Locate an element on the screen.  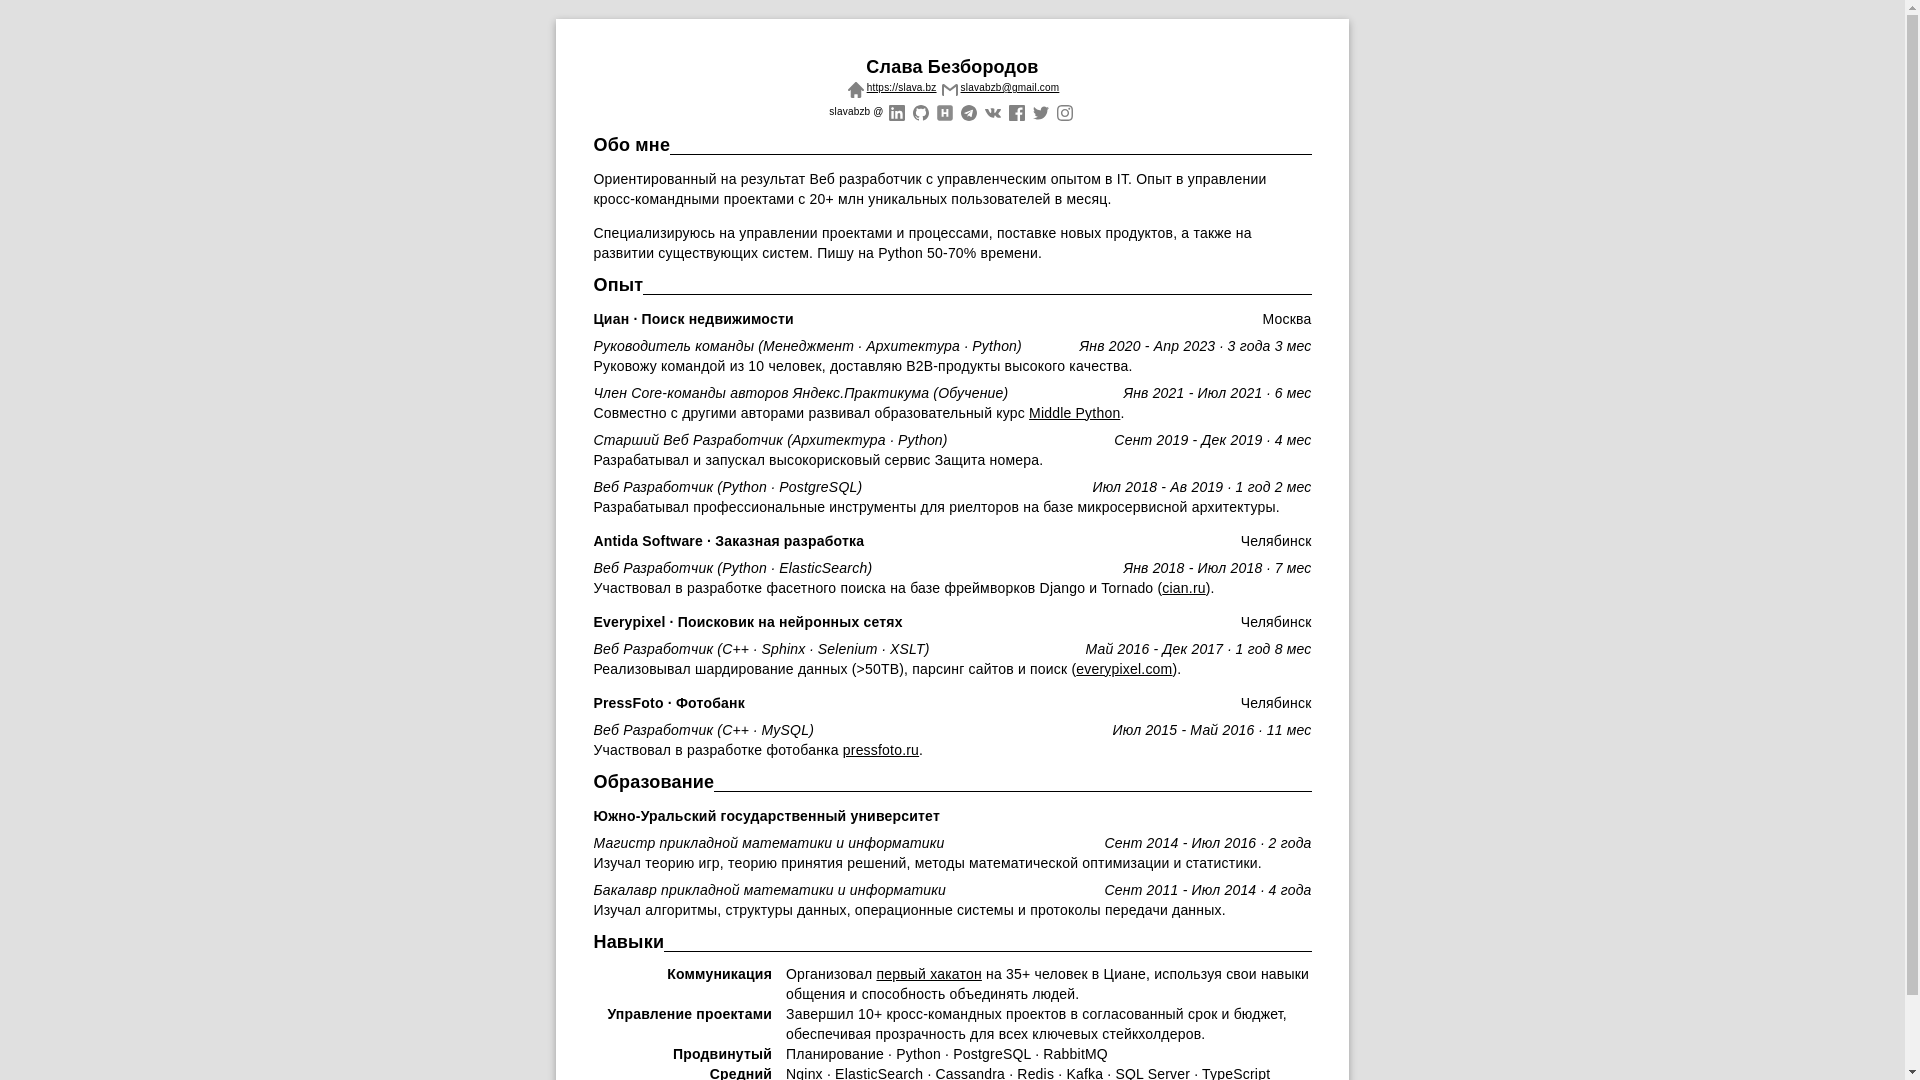
'slavabzb' is located at coordinates (895, 110).